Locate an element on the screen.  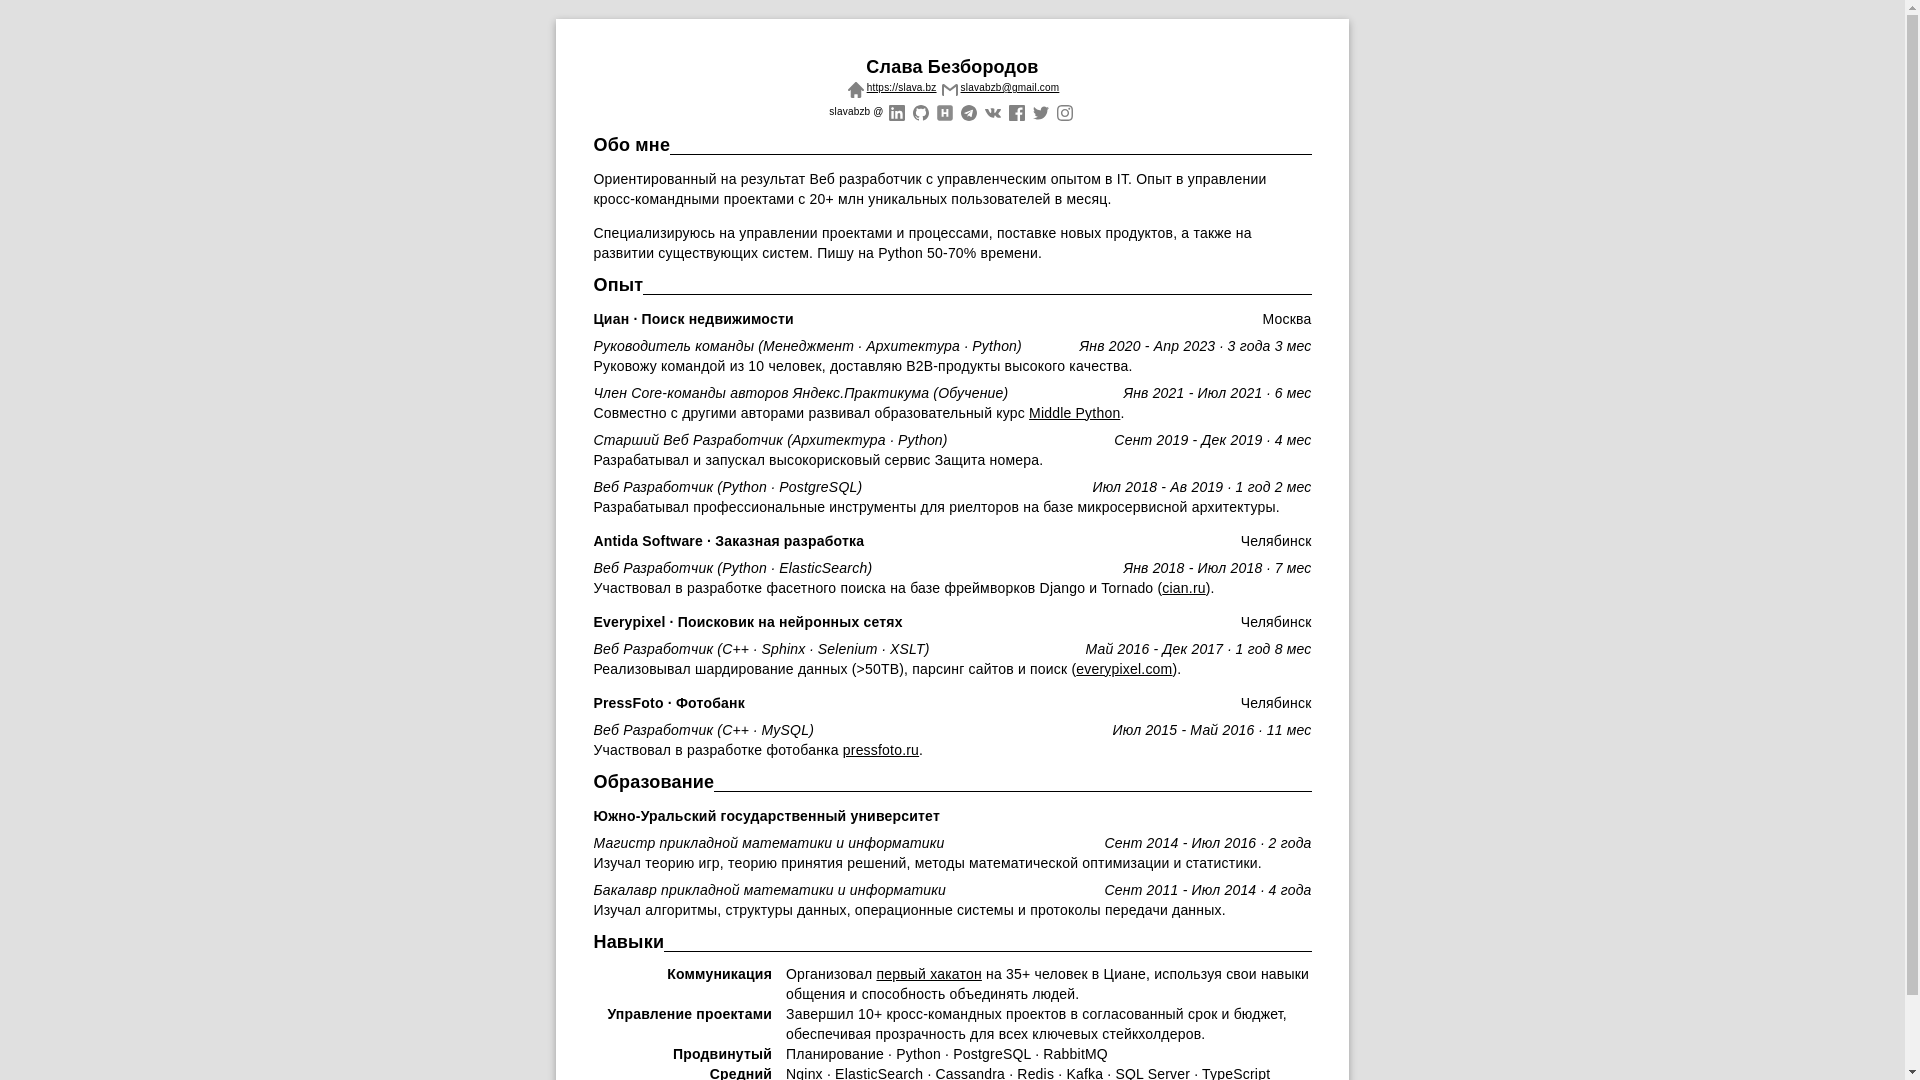
'slavabzb' is located at coordinates (895, 110).